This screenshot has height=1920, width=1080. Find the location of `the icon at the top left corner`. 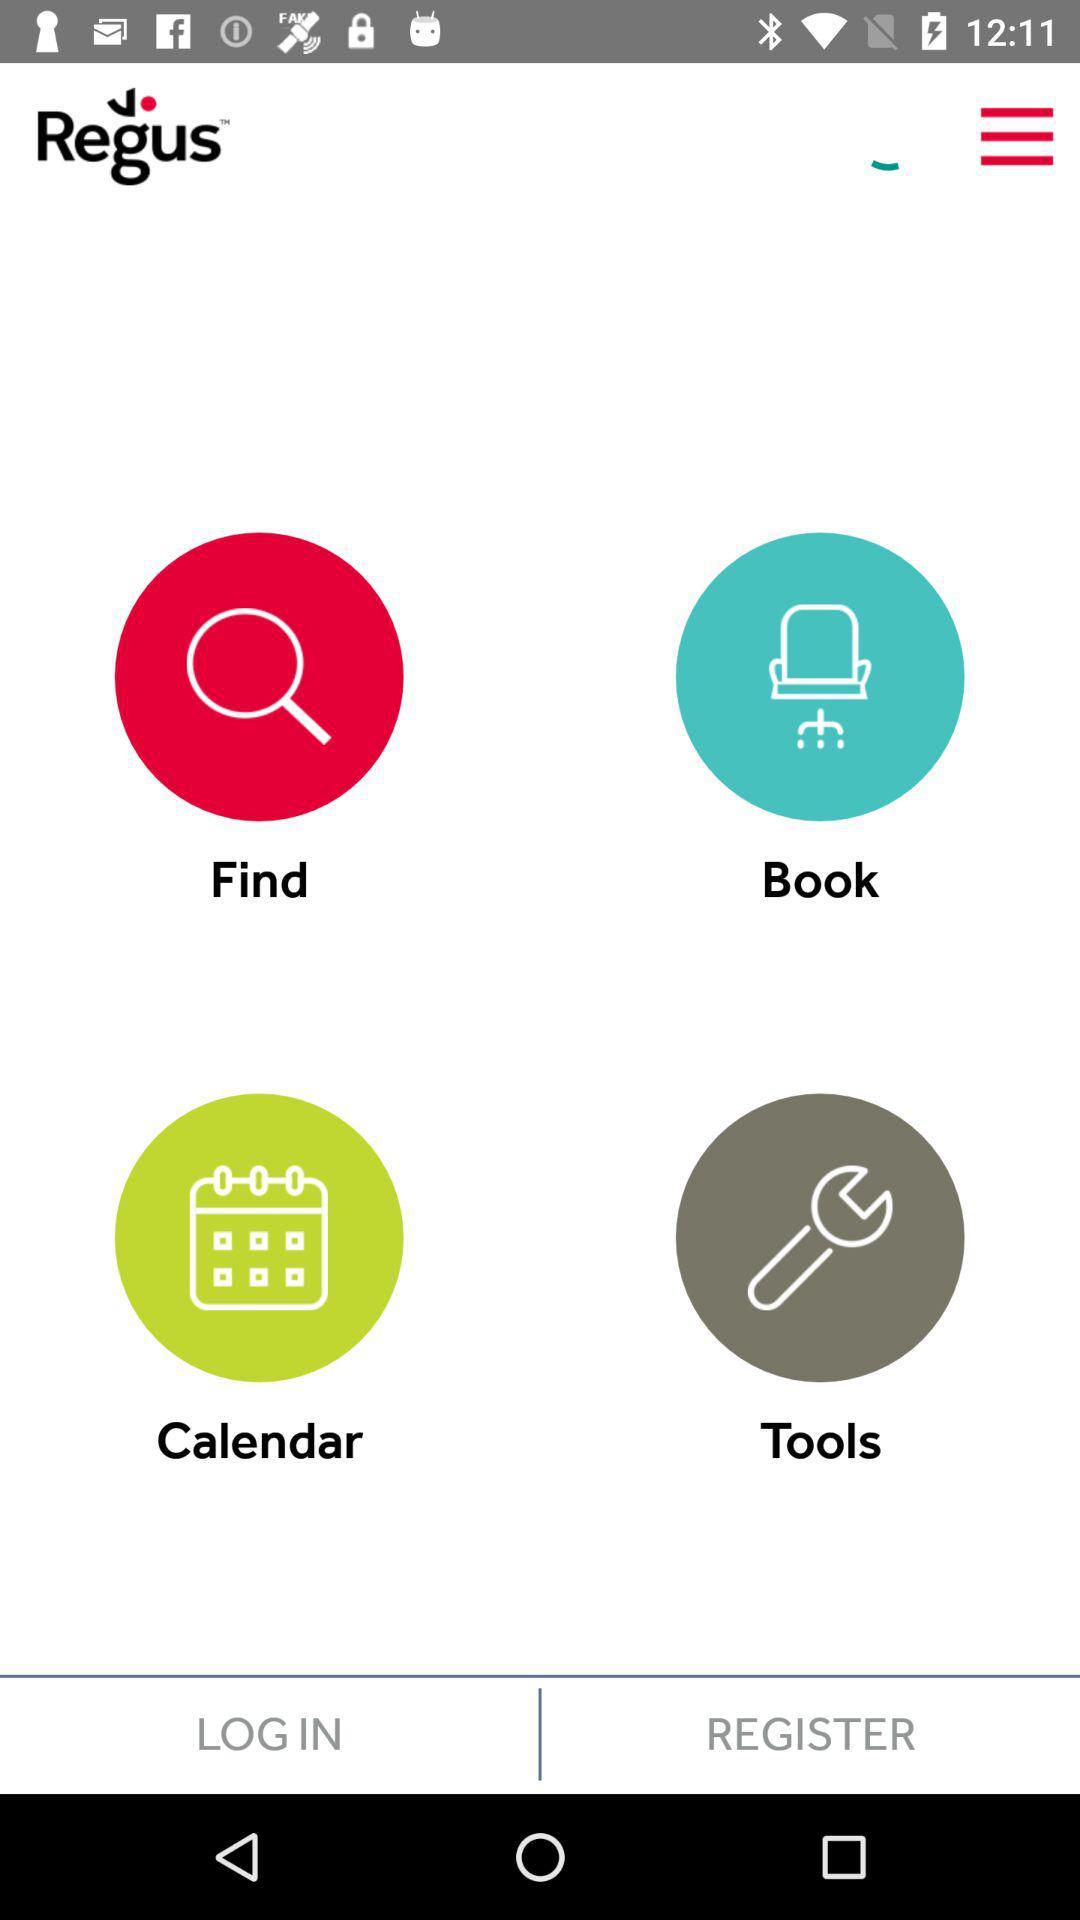

the icon at the top left corner is located at coordinates (114, 135).